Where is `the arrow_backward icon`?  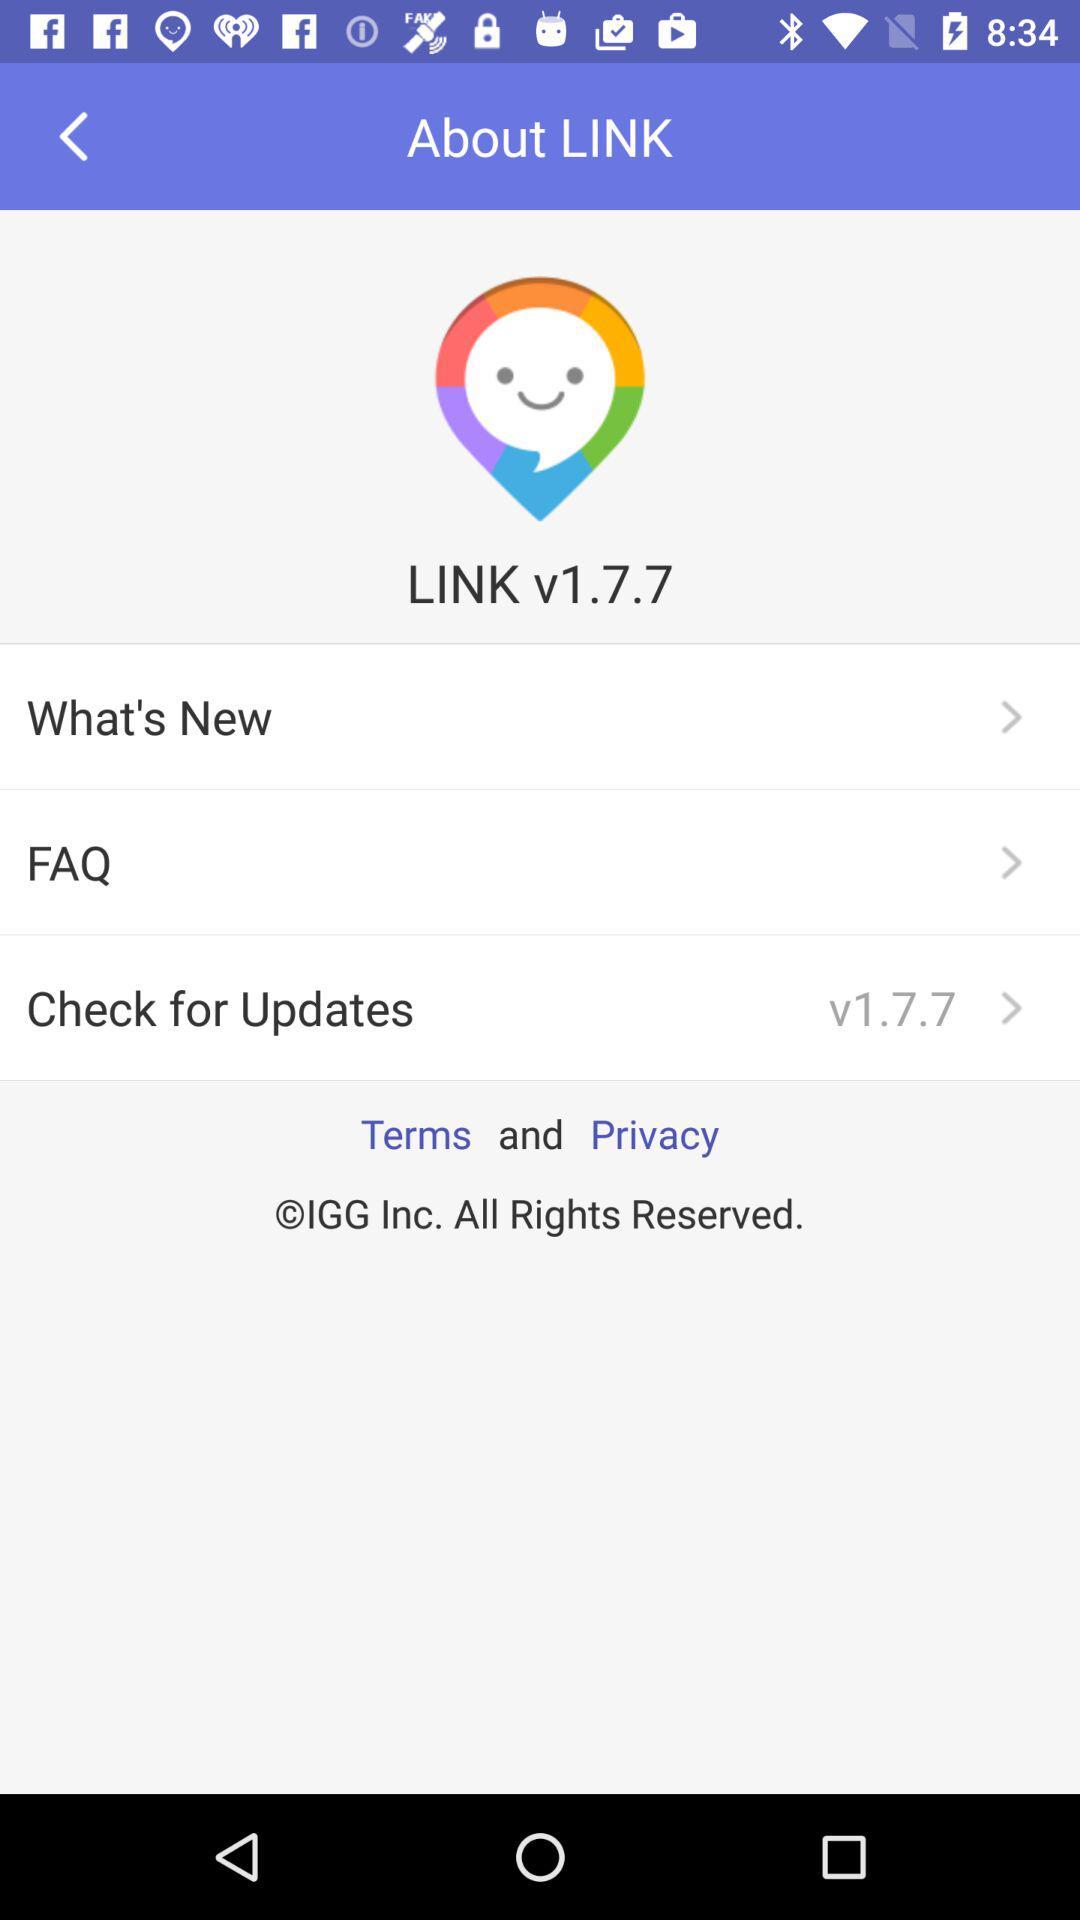
the arrow_backward icon is located at coordinates (72, 135).